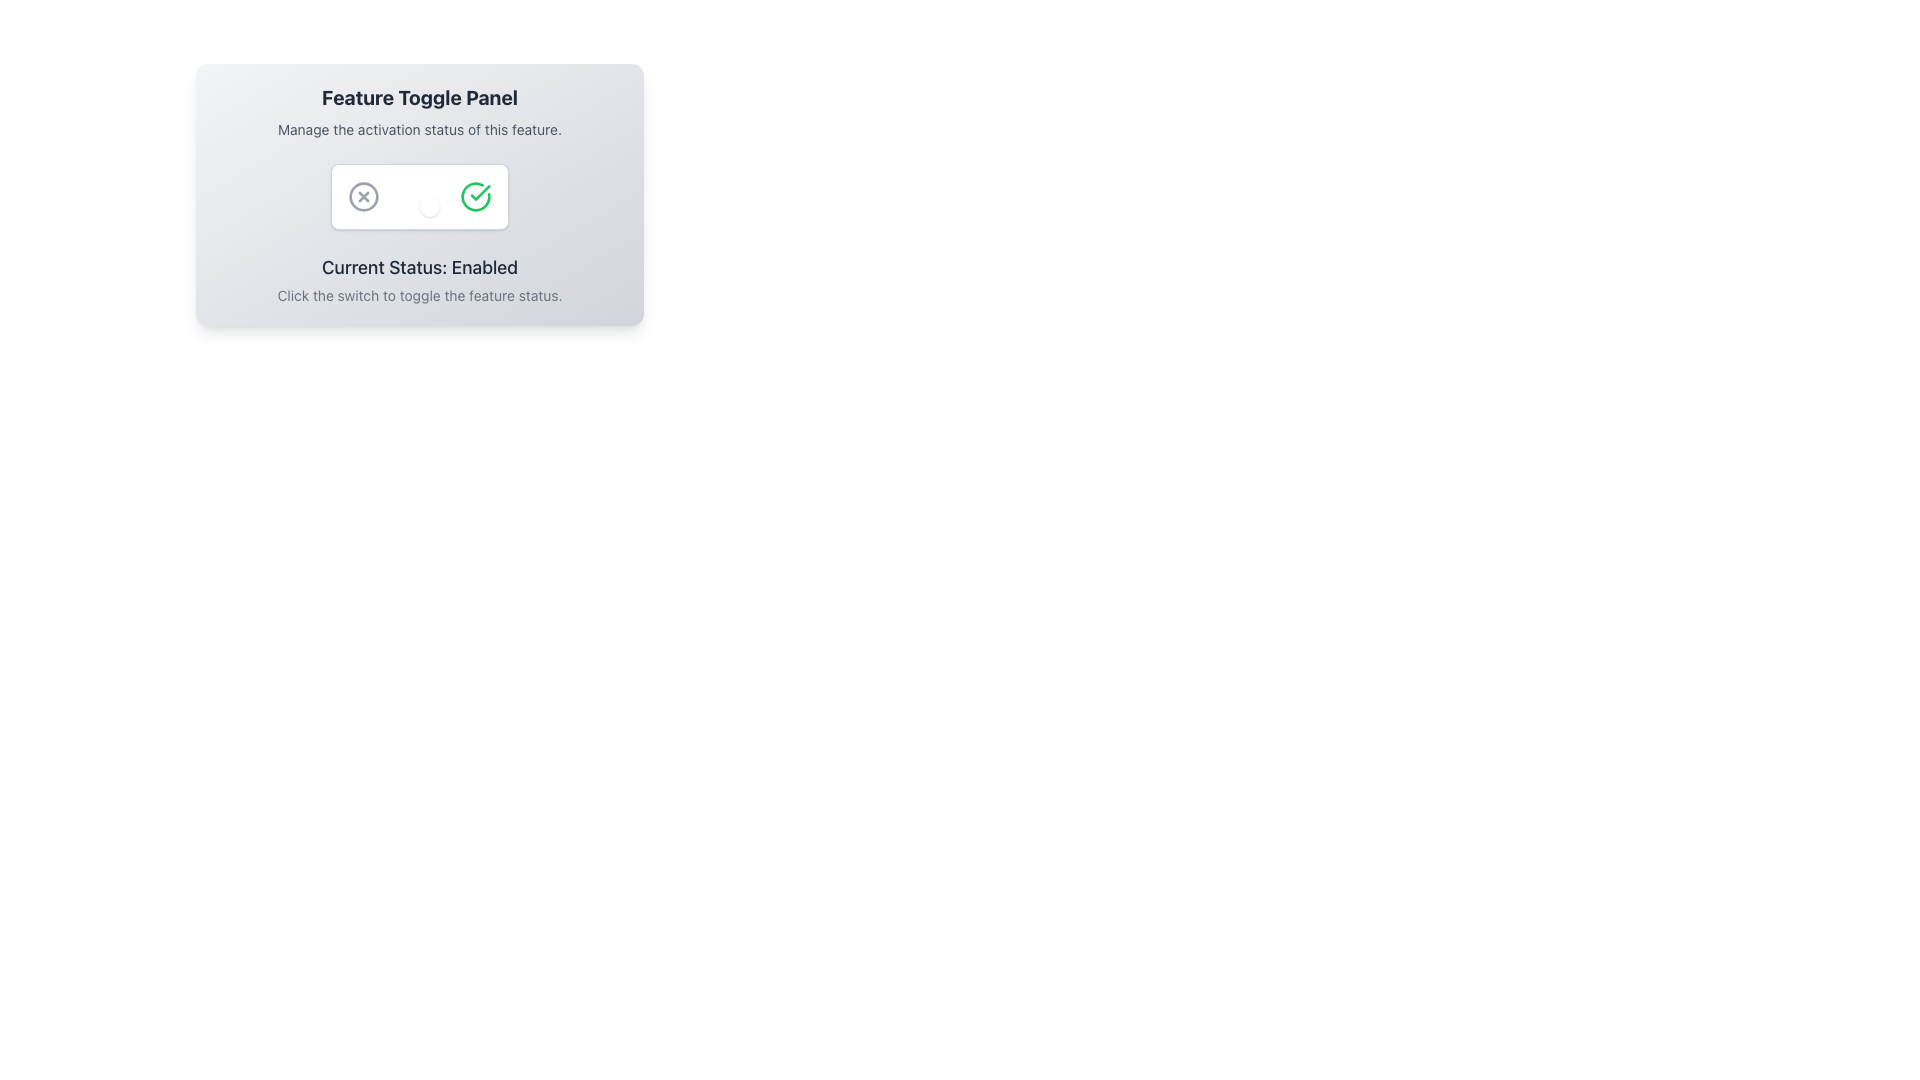 This screenshot has width=1920, height=1080. What do you see at coordinates (484, 266) in the screenshot?
I see `the static text element reading 'Enabled' which is styled with a green font color and located within the phrase 'Current Status: Enabled'` at bounding box center [484, 266].